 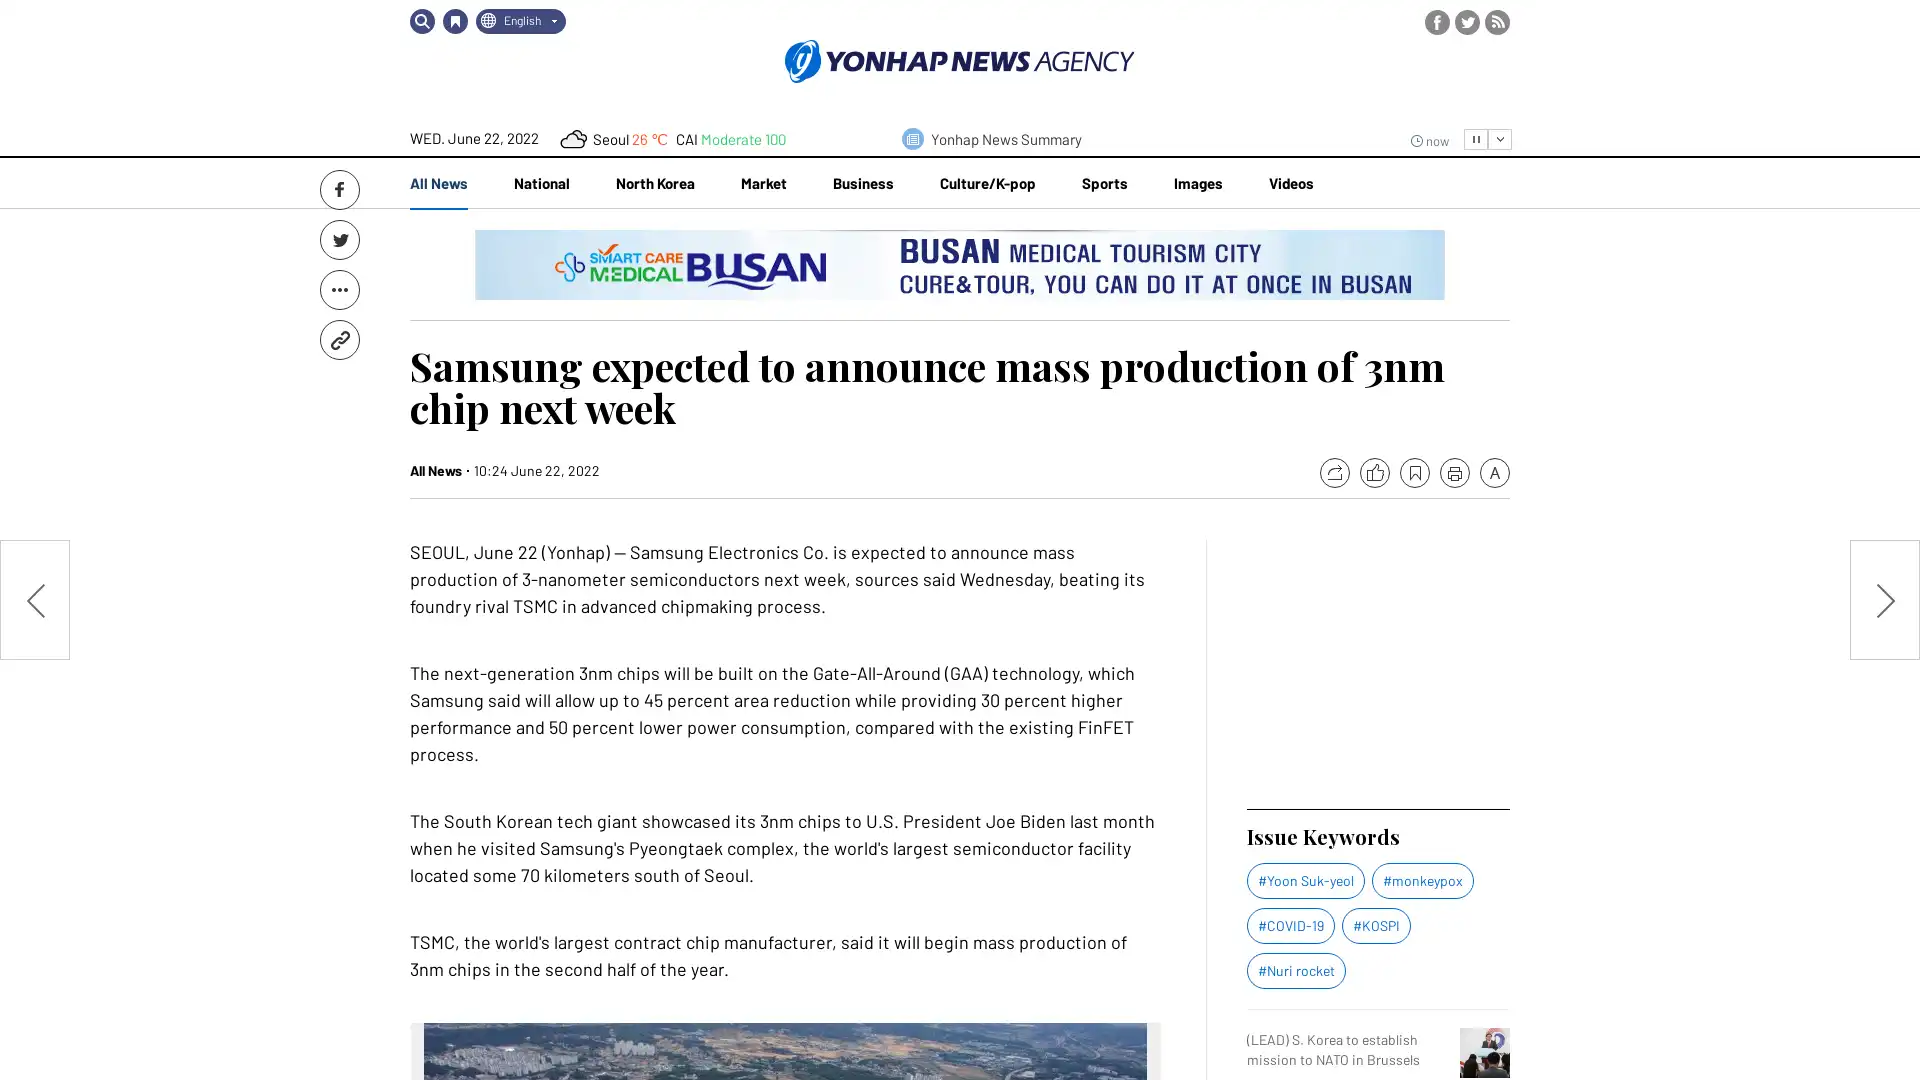 I want to click on SAVE, so click(x=1414, y=473).